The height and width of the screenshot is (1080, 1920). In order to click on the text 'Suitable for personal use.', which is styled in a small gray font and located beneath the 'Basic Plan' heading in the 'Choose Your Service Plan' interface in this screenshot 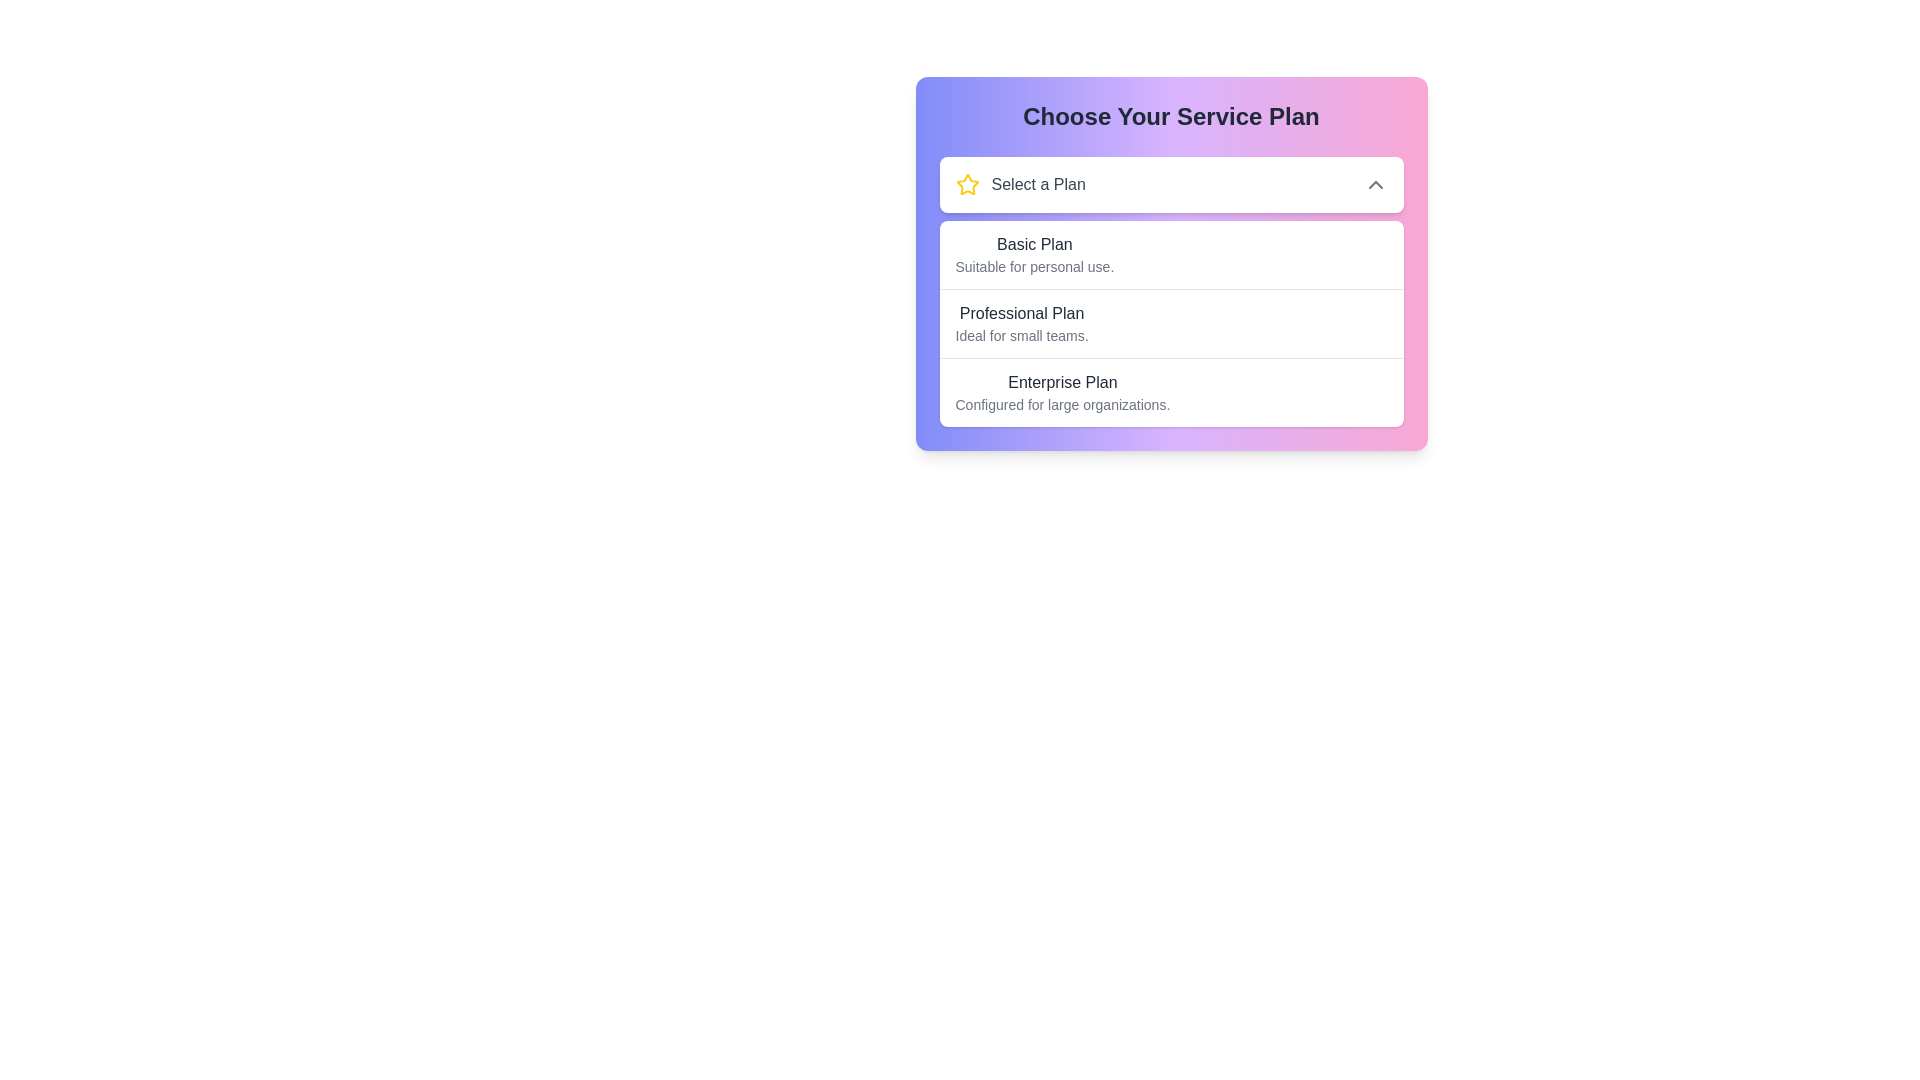, I will do `click(1034, 265)`.